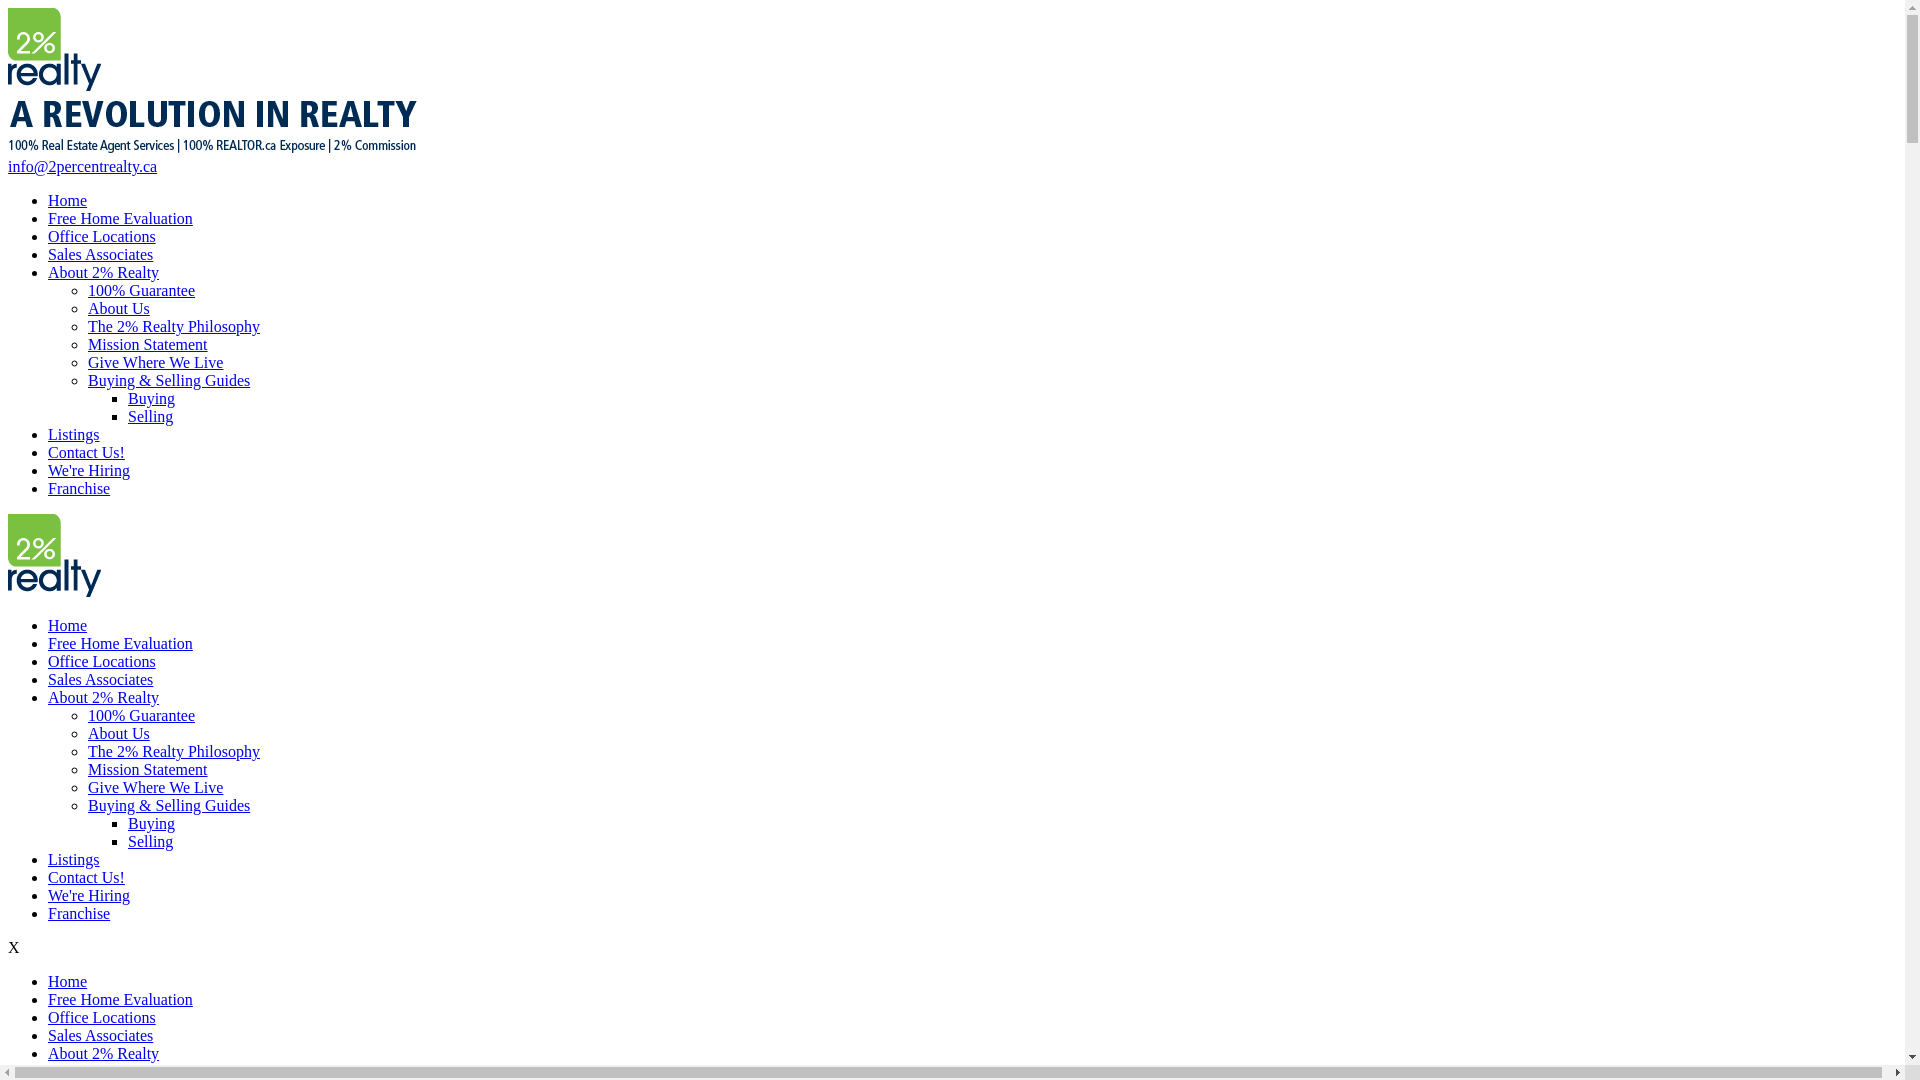  What do you see at coordinates (73, 858) in the screenshot?
I see `'Listings'` at bounding box center [73, 858].